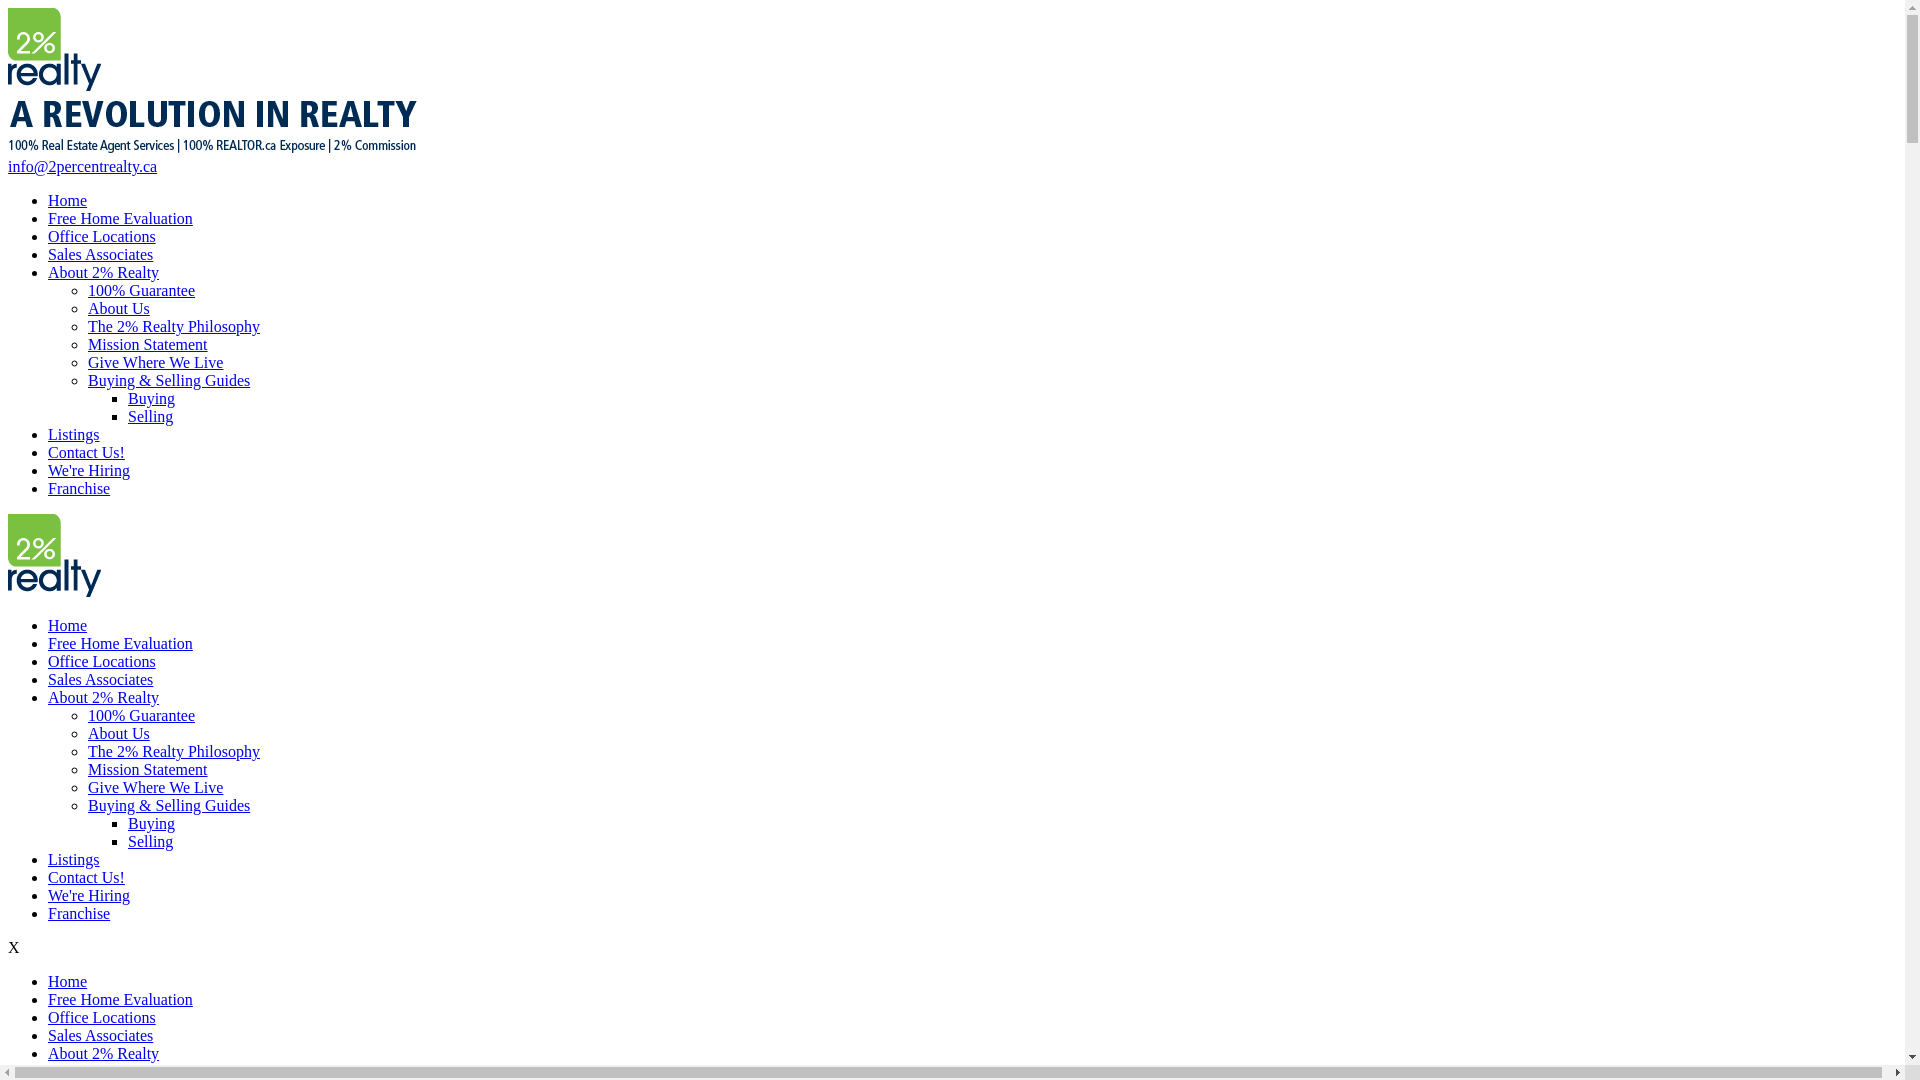  What do you see at coordinates (73, 858) in the screenshot?
I see `'Listings'` at bounding box center [73, 858].